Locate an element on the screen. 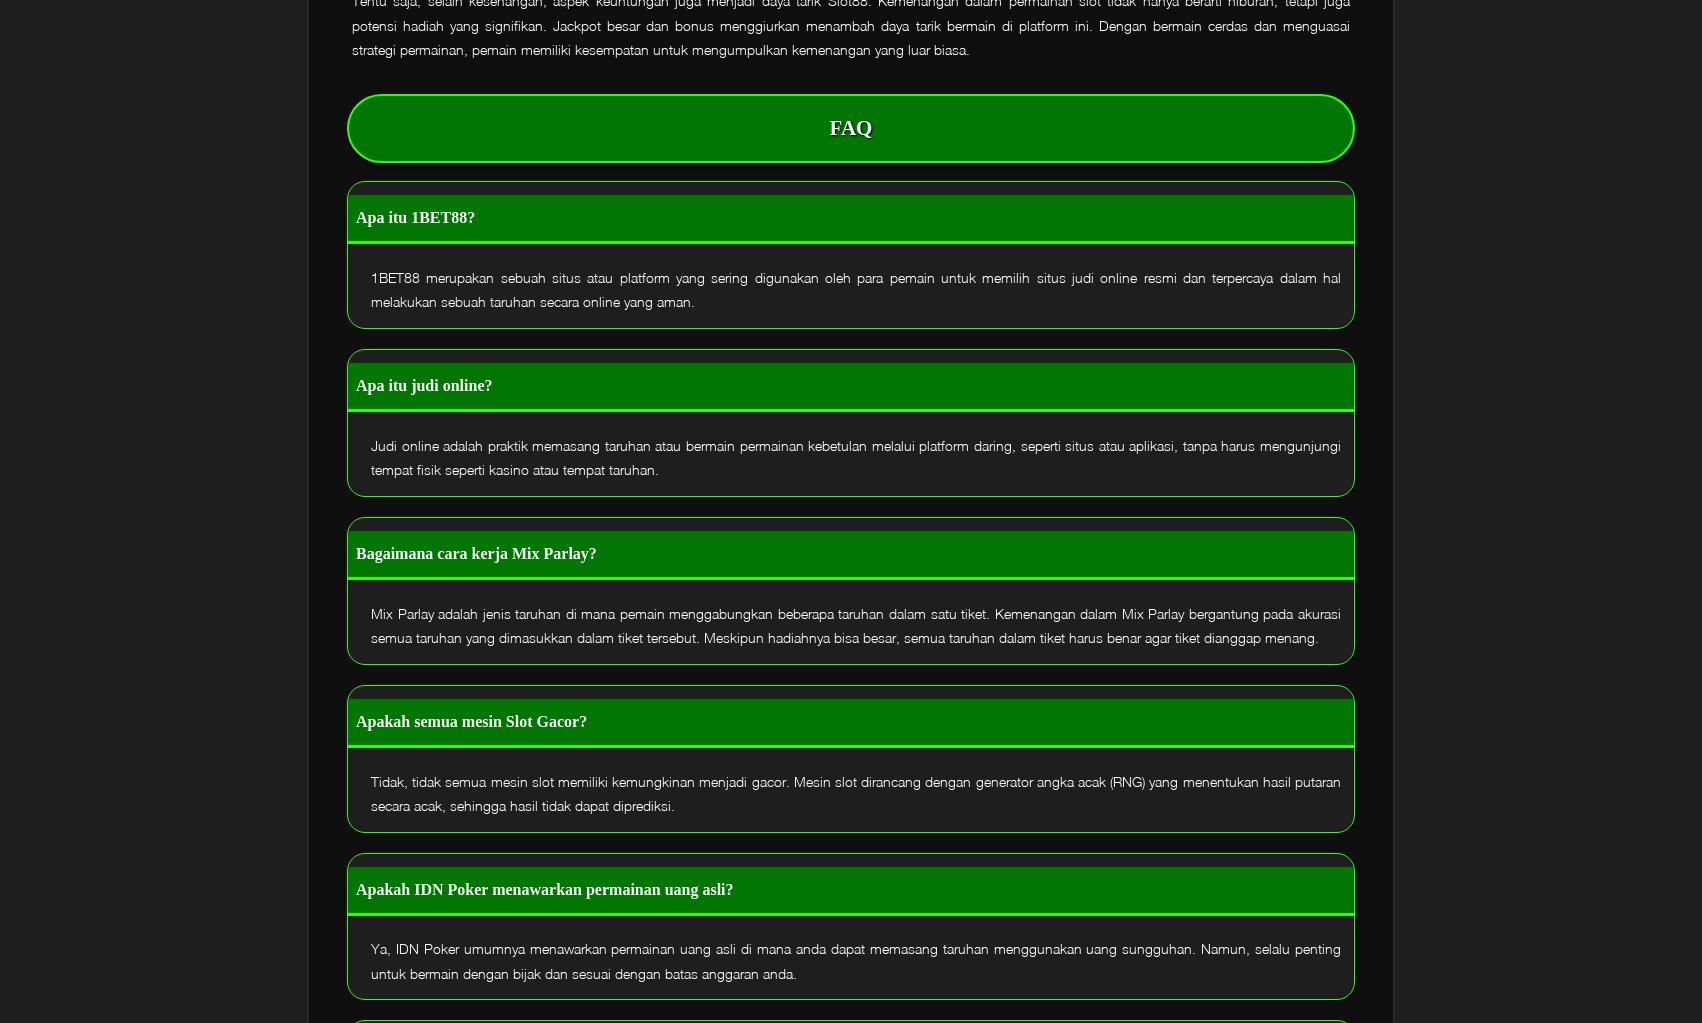 This screenshot has height=1023, width=1702. 'Apakah IDN Poker menawarkan permainan uang asli?' is located at coordinates (543, 888).